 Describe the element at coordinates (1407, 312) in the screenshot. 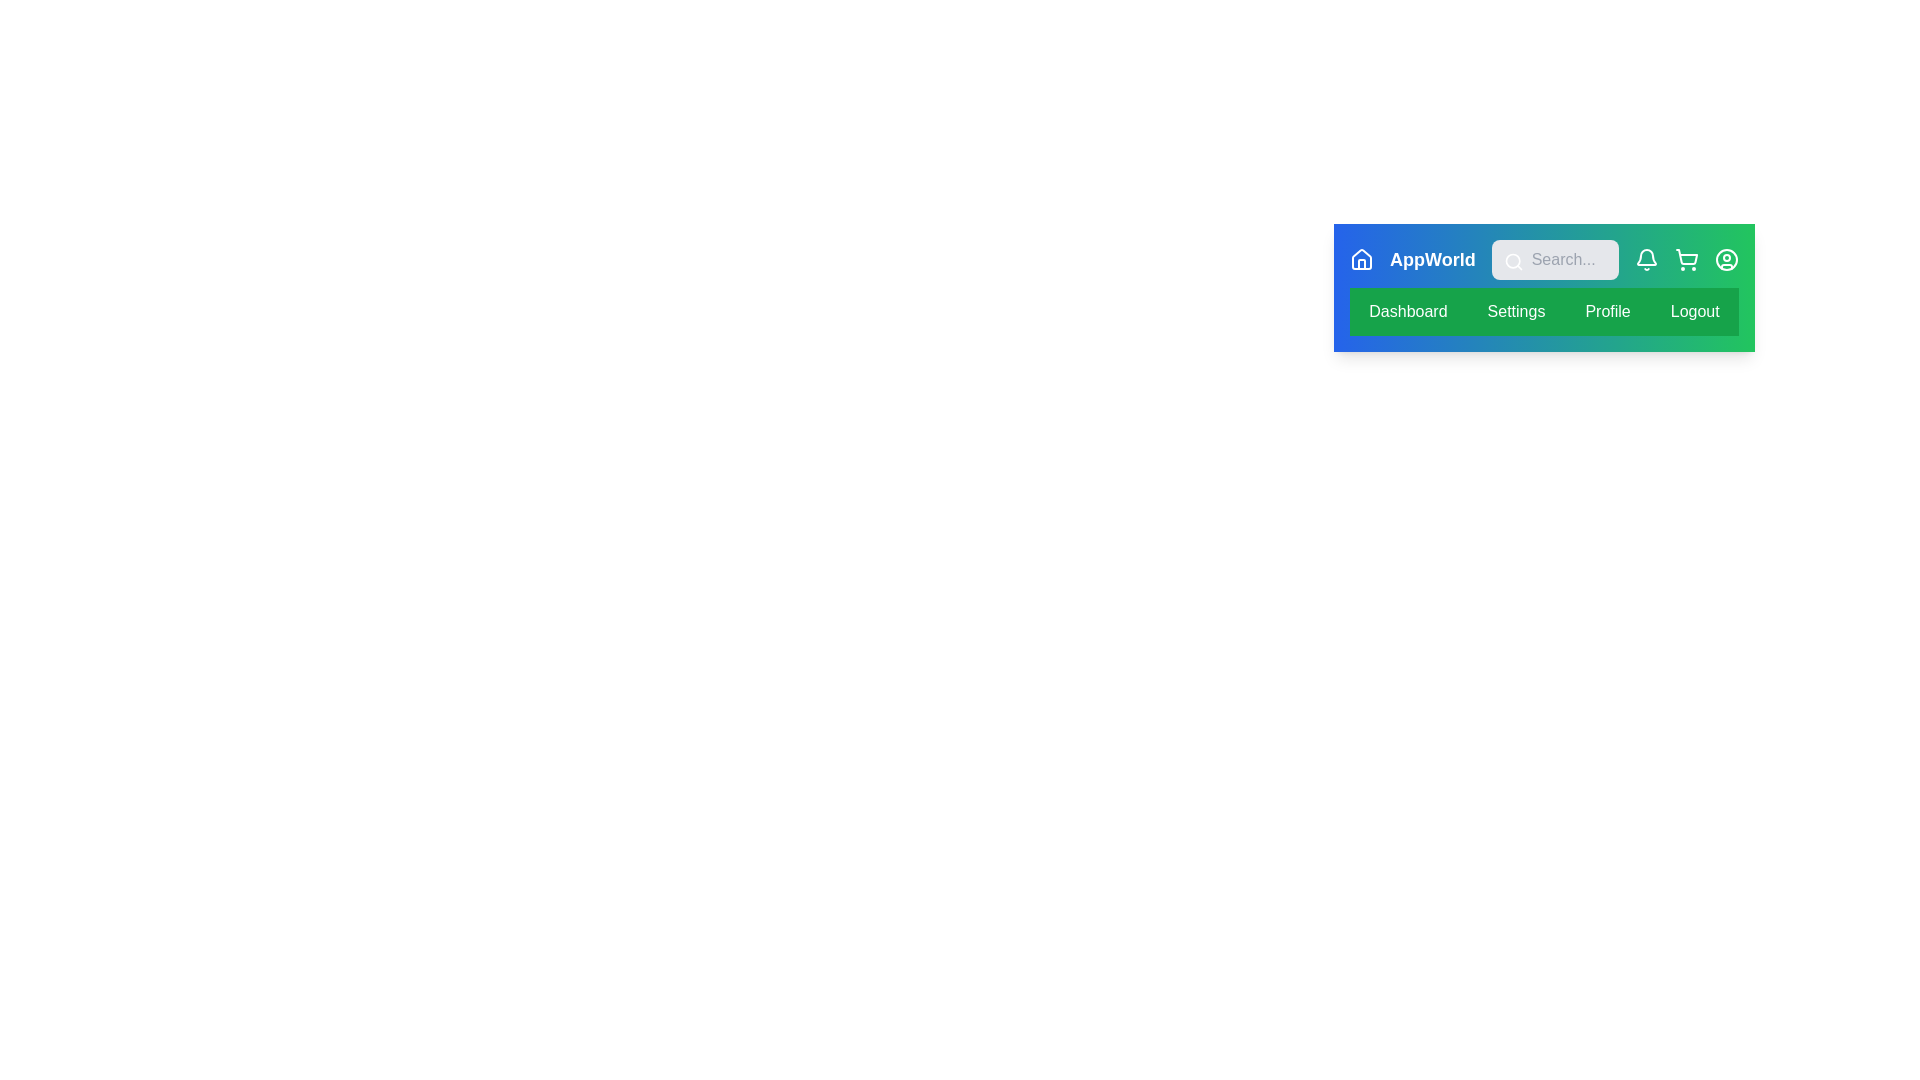

I see `the navigation item Dashboard to navigate to the corresponding section` at that location.